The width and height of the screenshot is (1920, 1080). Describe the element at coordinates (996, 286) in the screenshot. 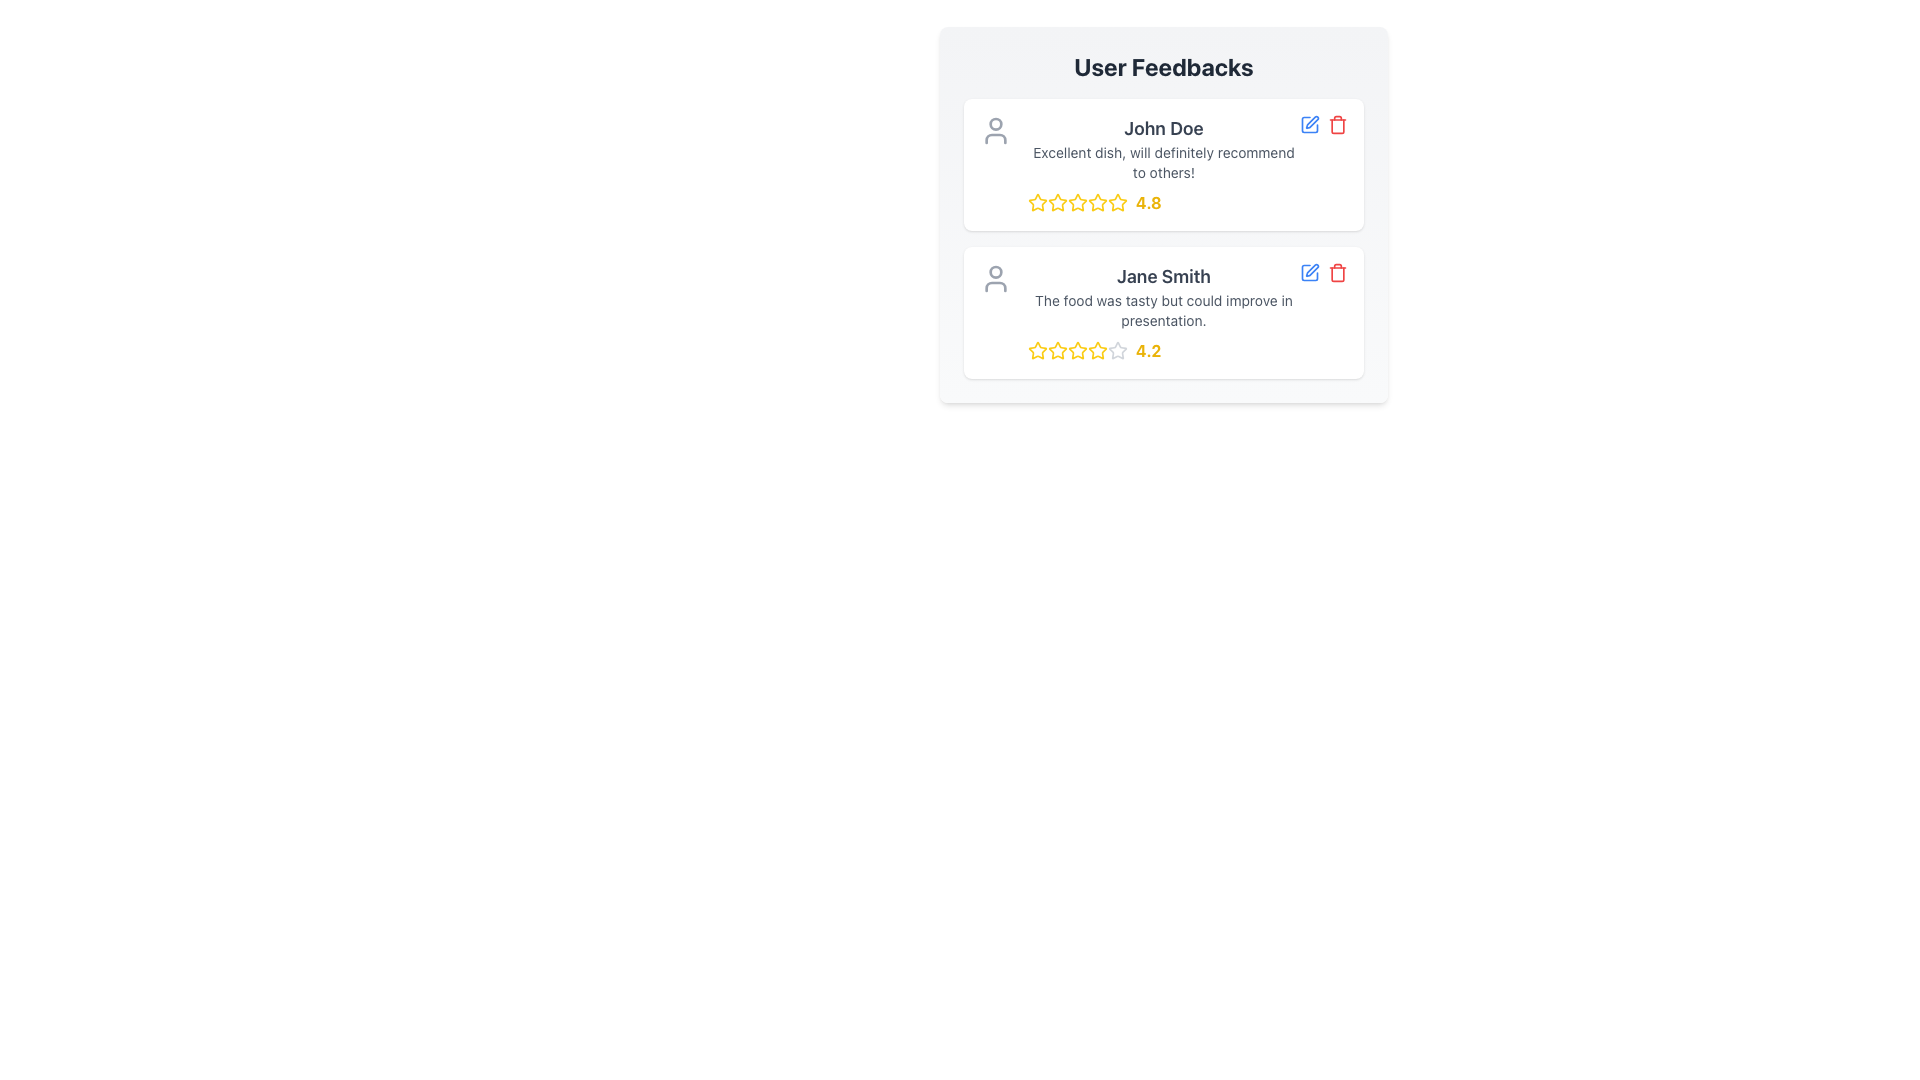

I see `the semi-circular curve representing the lower half of the user's profile icon in the SVG illustration` at that location.